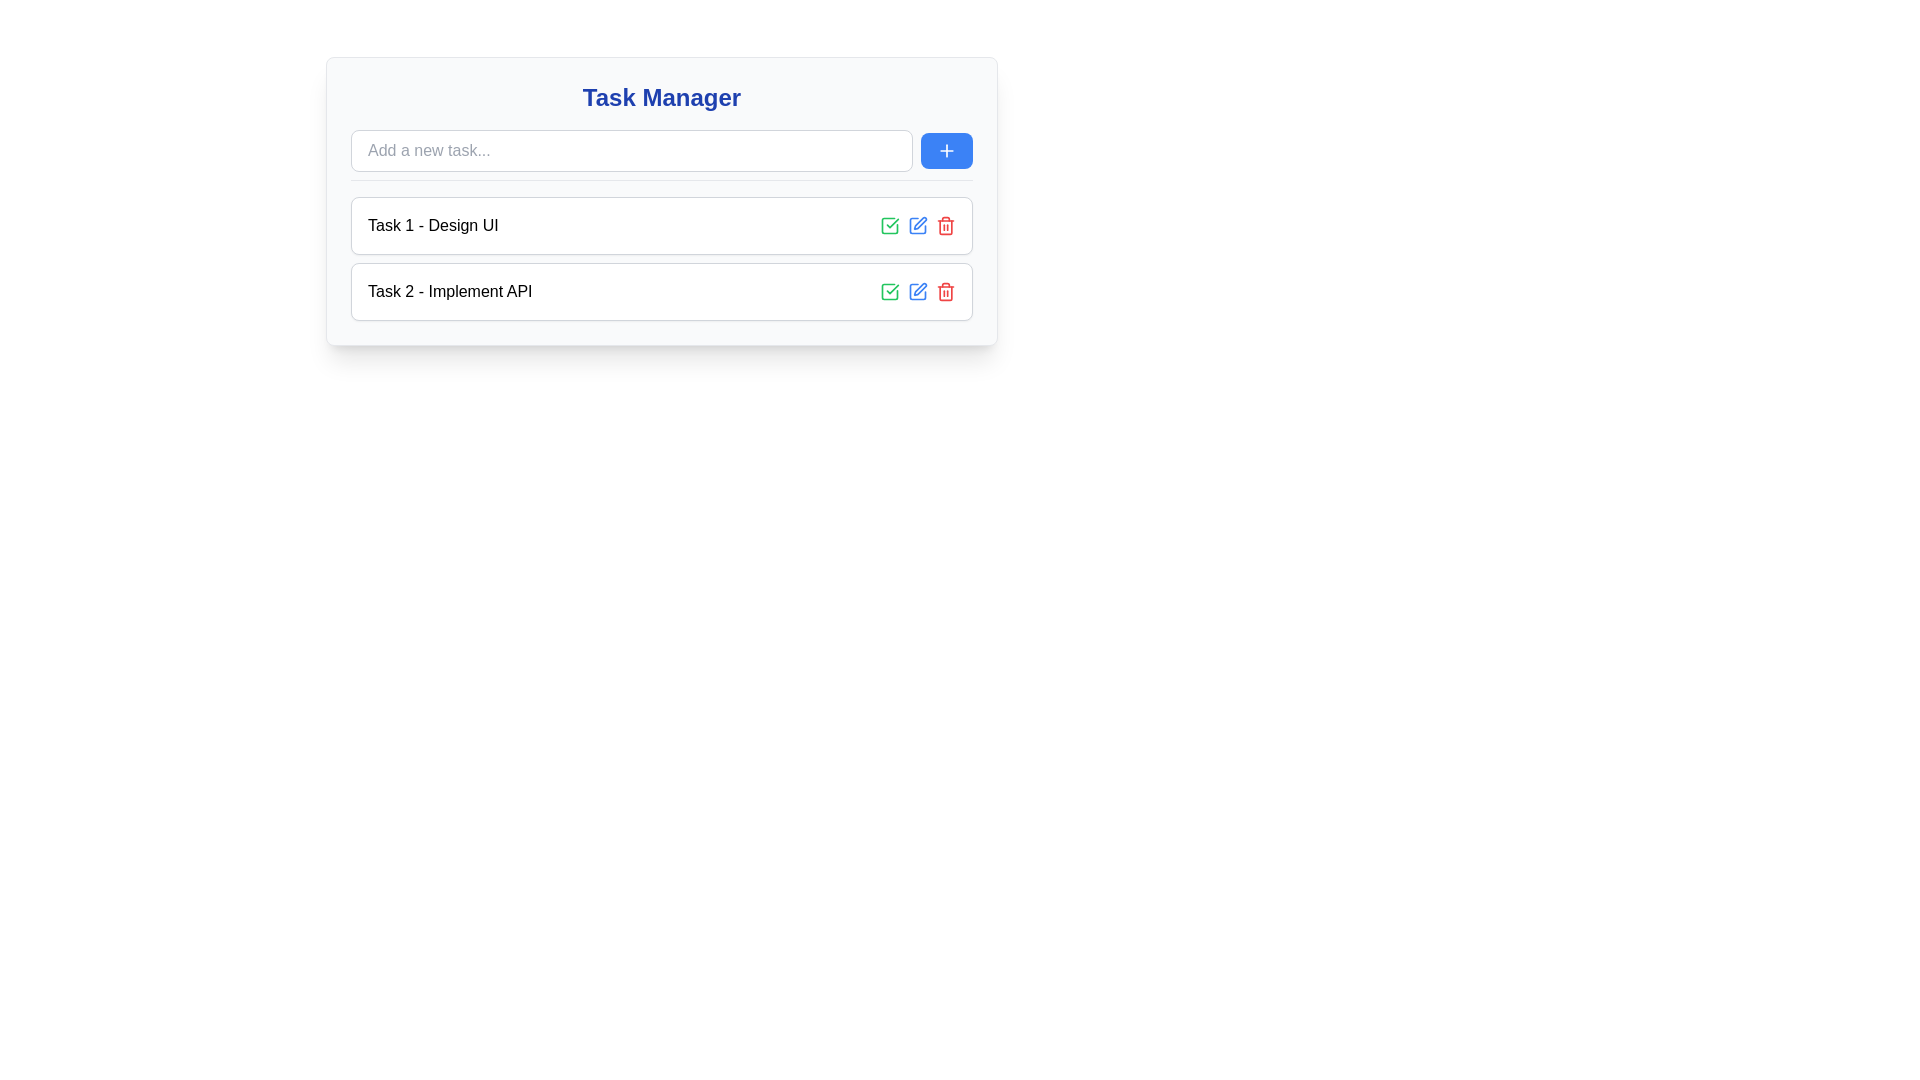 The height and width of the screenshot is (1080, 1920). Describe the element at coordinates (945, 149) in the screenshot. I see `the 'Add' button located to the right of the 'Add a new task...' input box` at that location.